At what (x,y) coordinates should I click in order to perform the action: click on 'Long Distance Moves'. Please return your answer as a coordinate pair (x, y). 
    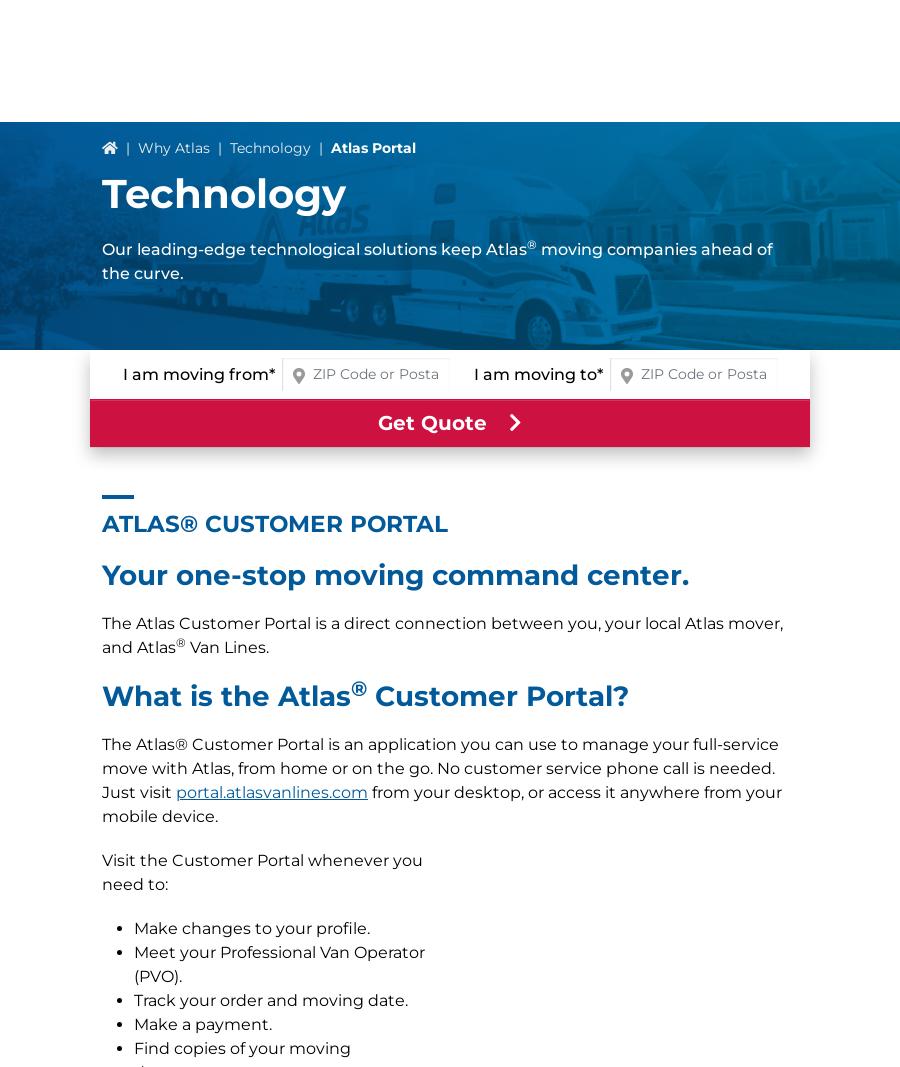
    Looking at the image, I should click on (100, 730).